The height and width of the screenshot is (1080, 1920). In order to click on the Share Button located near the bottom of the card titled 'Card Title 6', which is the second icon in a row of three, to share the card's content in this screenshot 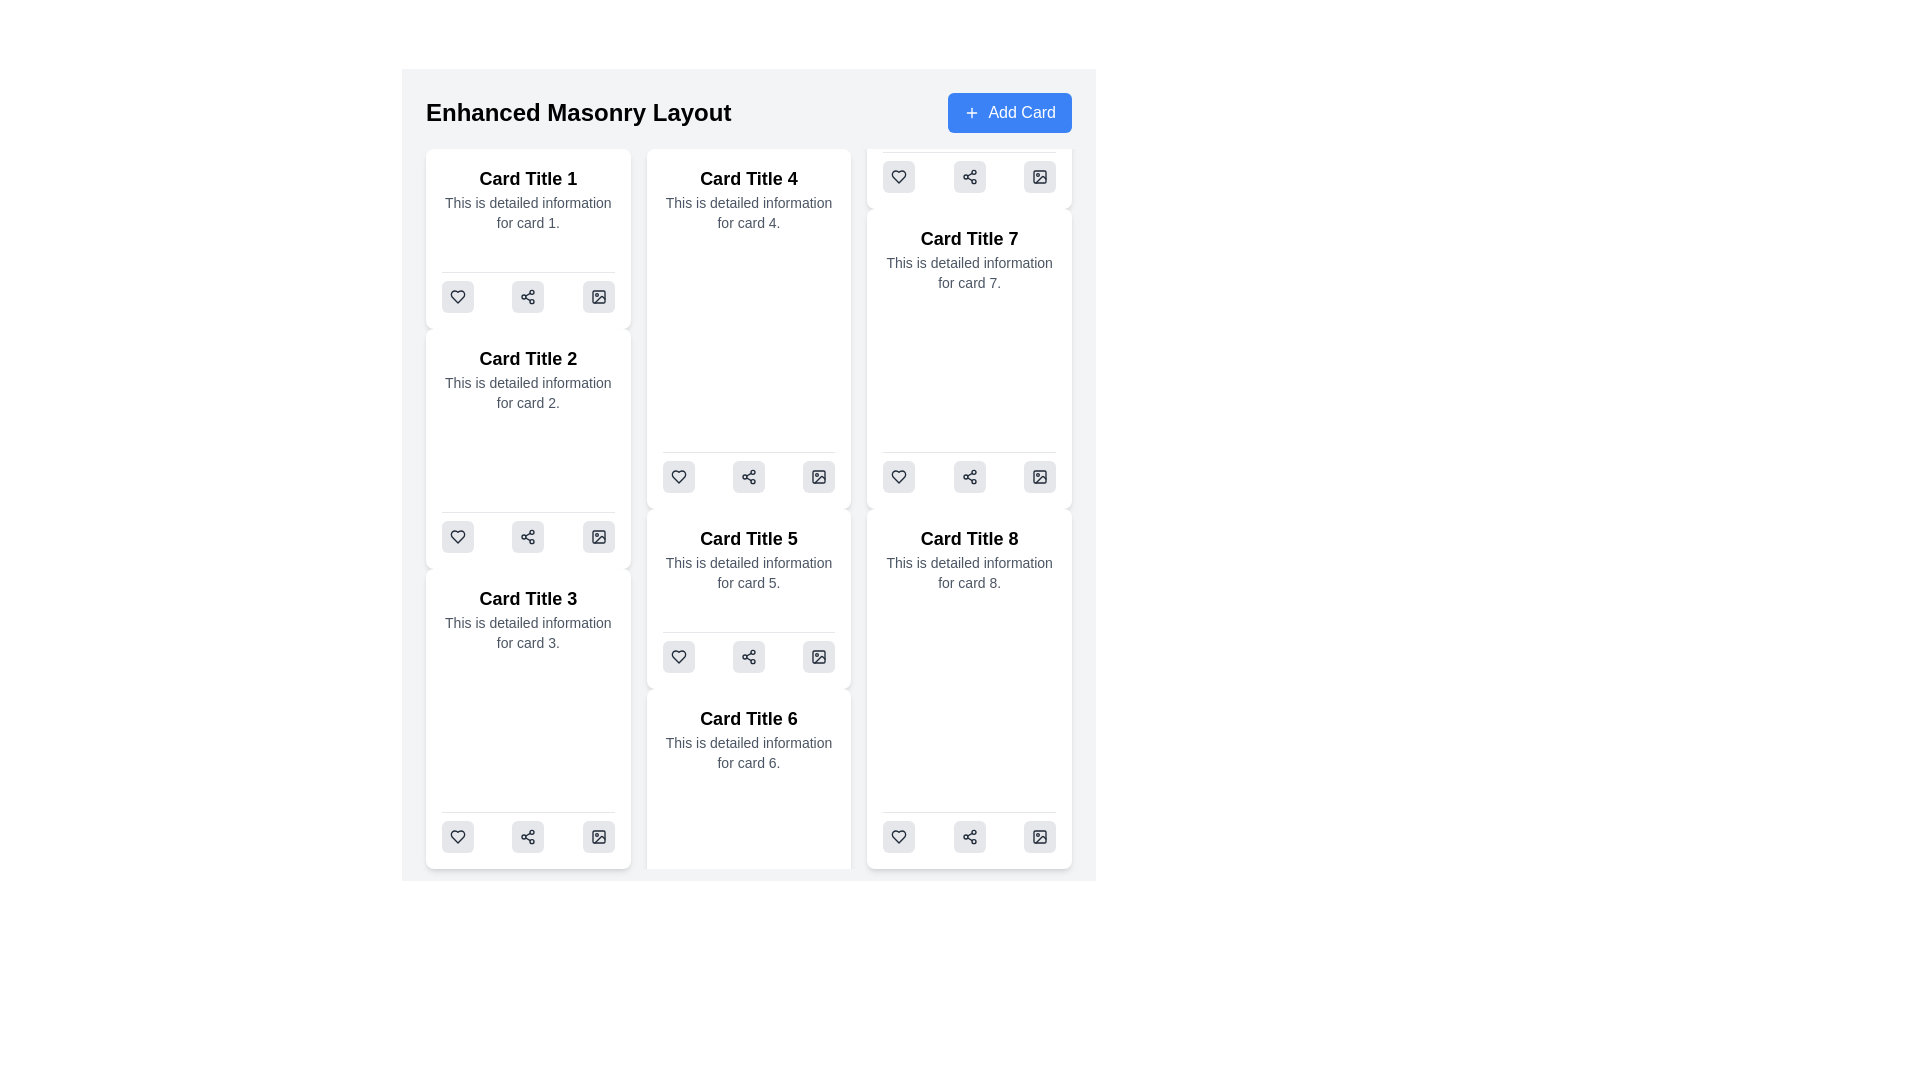, I will do `click(747, 656)`.